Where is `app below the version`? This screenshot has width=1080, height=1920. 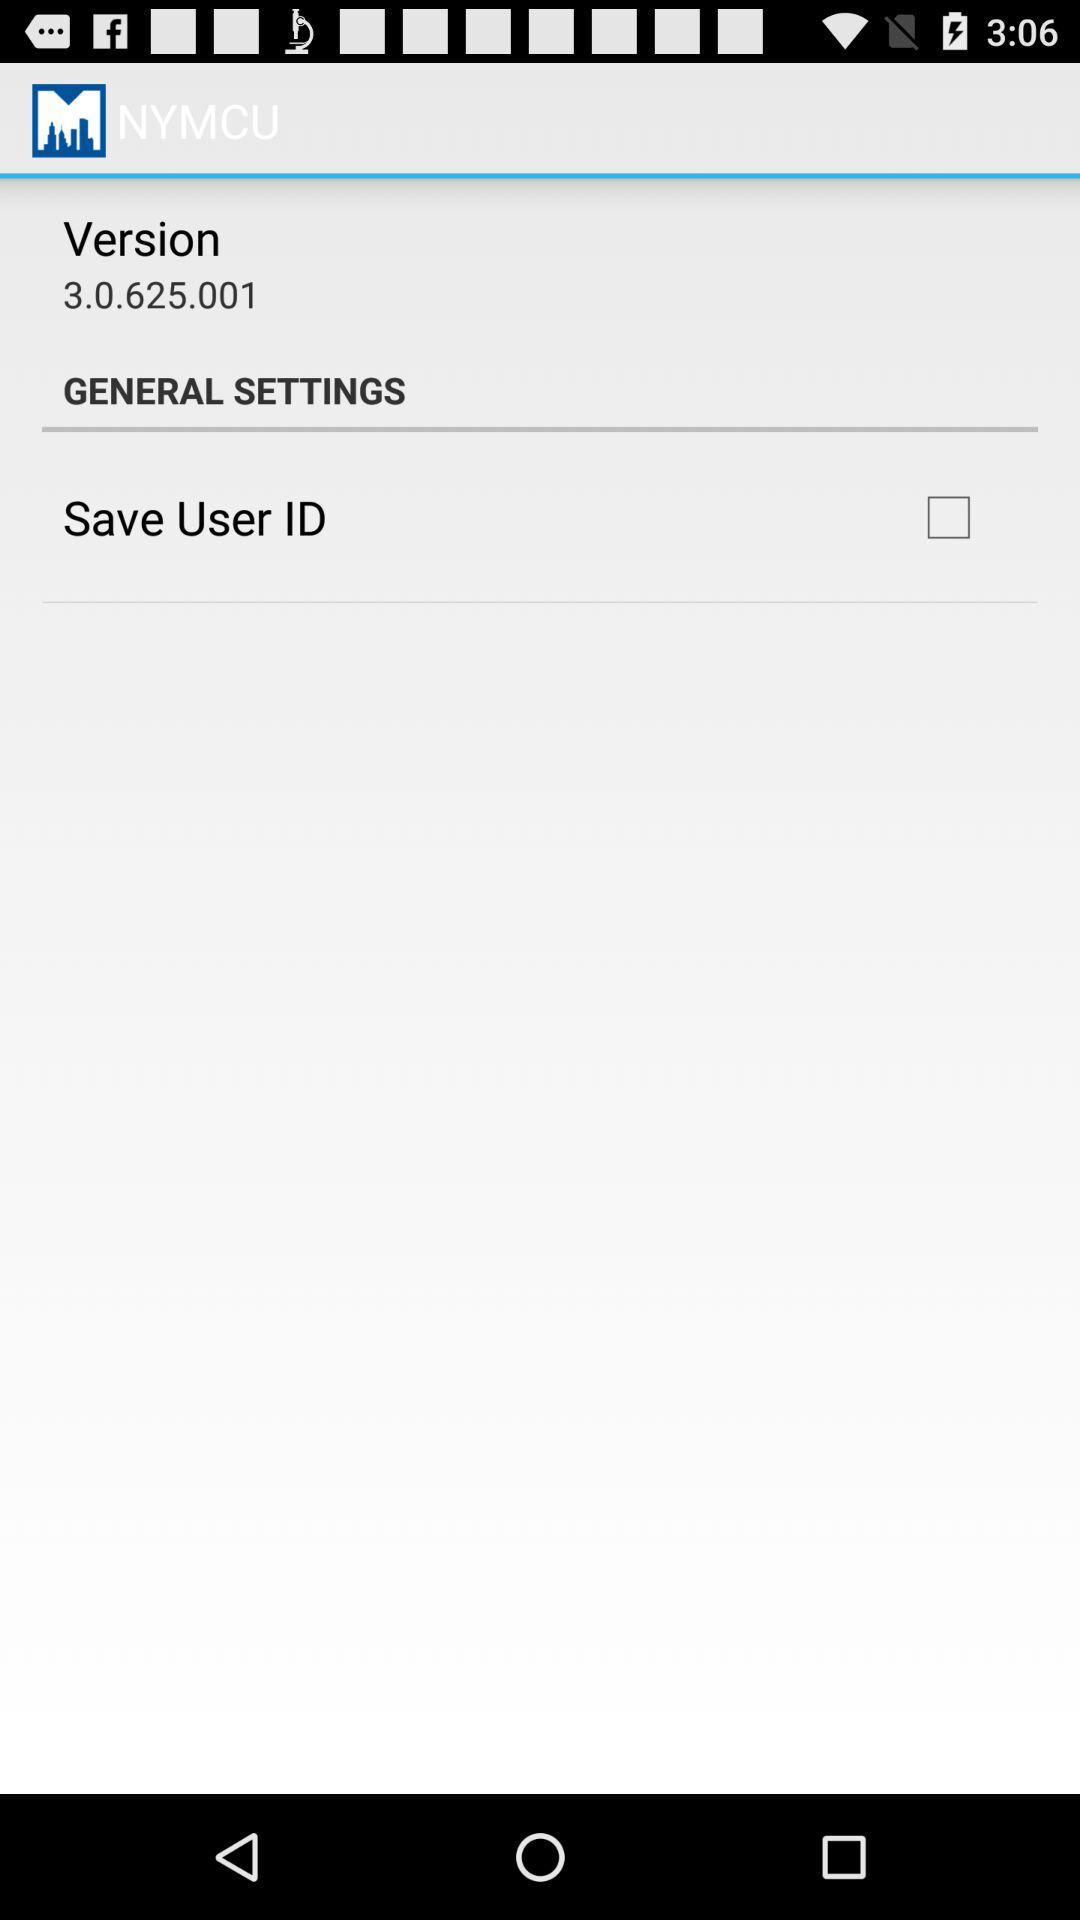
app below the version is located at coordinates (160, 292).